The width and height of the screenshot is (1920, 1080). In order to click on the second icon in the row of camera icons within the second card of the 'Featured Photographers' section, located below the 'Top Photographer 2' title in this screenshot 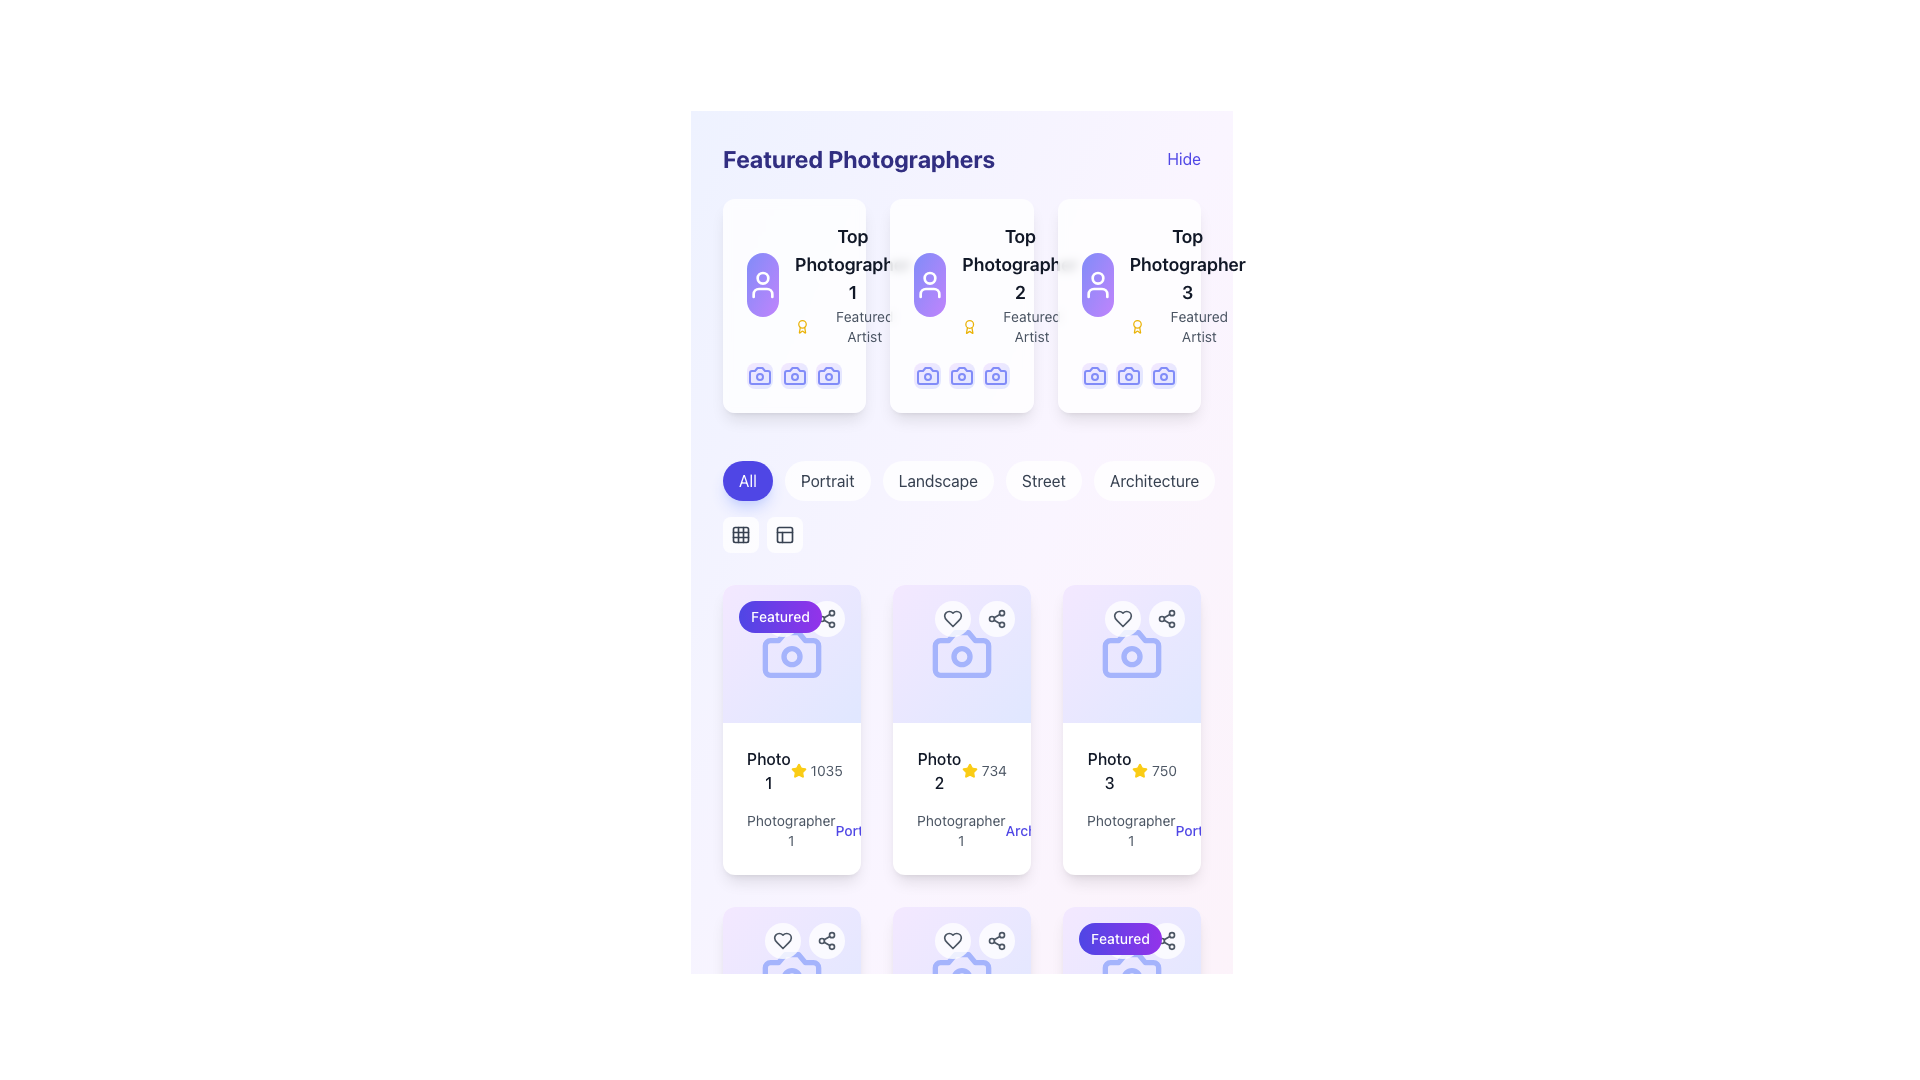, I will do `click(996, 376)`.